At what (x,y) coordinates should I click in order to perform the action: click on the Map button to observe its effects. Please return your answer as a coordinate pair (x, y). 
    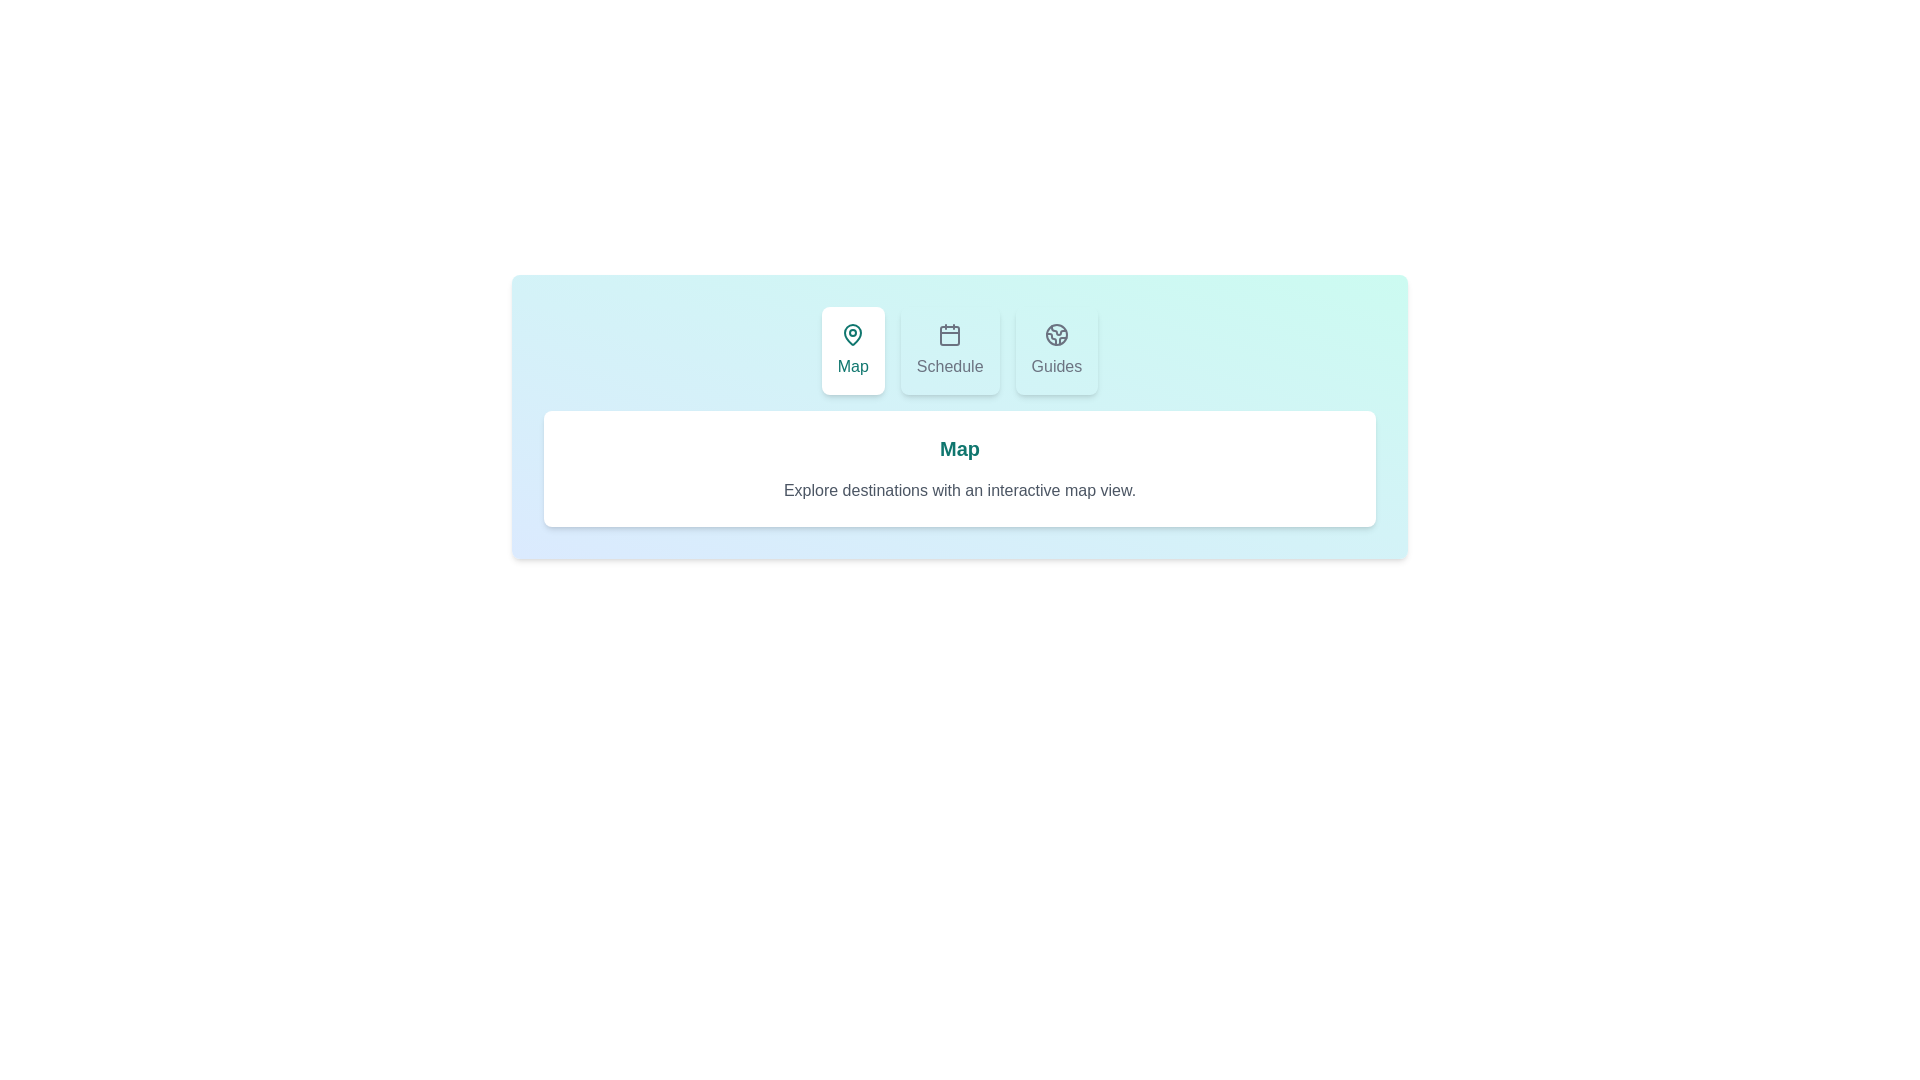
    Looking at the image, I should click on (853, 350).